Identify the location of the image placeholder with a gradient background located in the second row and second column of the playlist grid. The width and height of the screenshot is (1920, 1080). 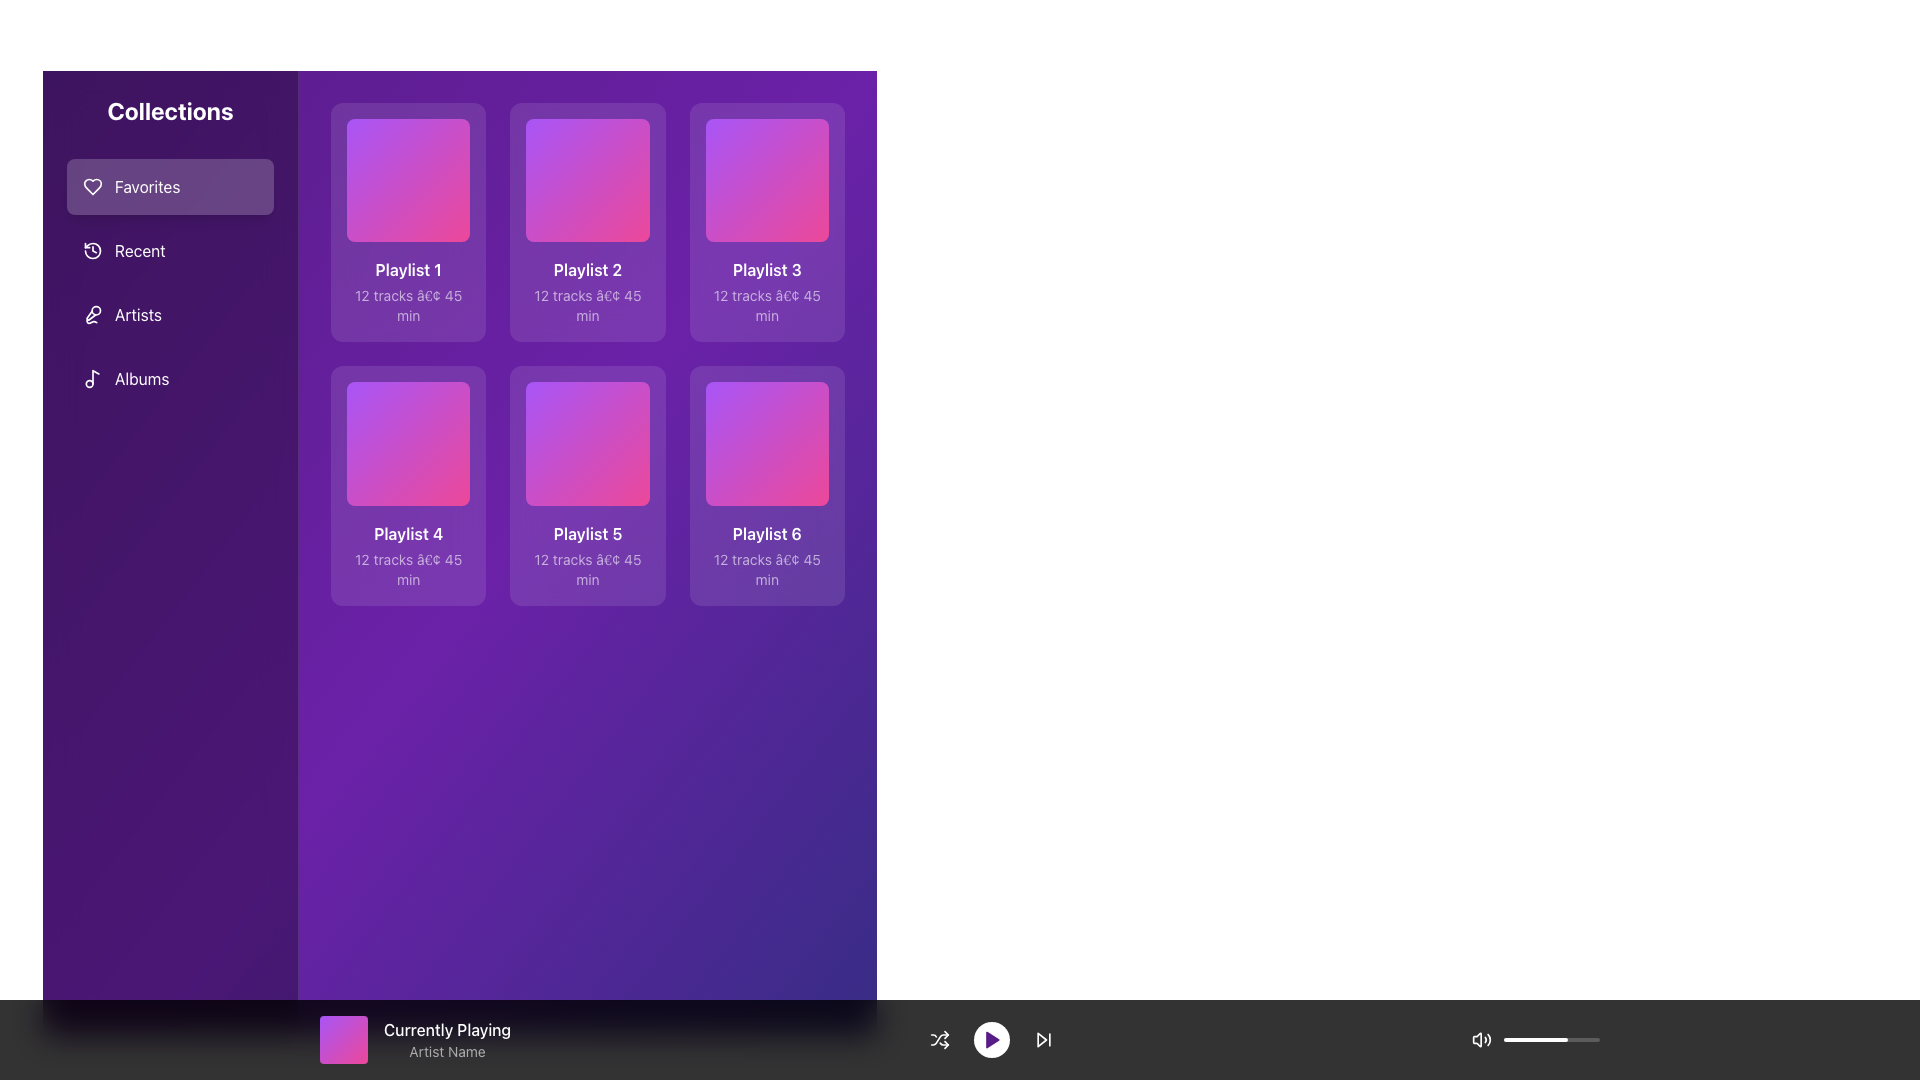
(586, 442).